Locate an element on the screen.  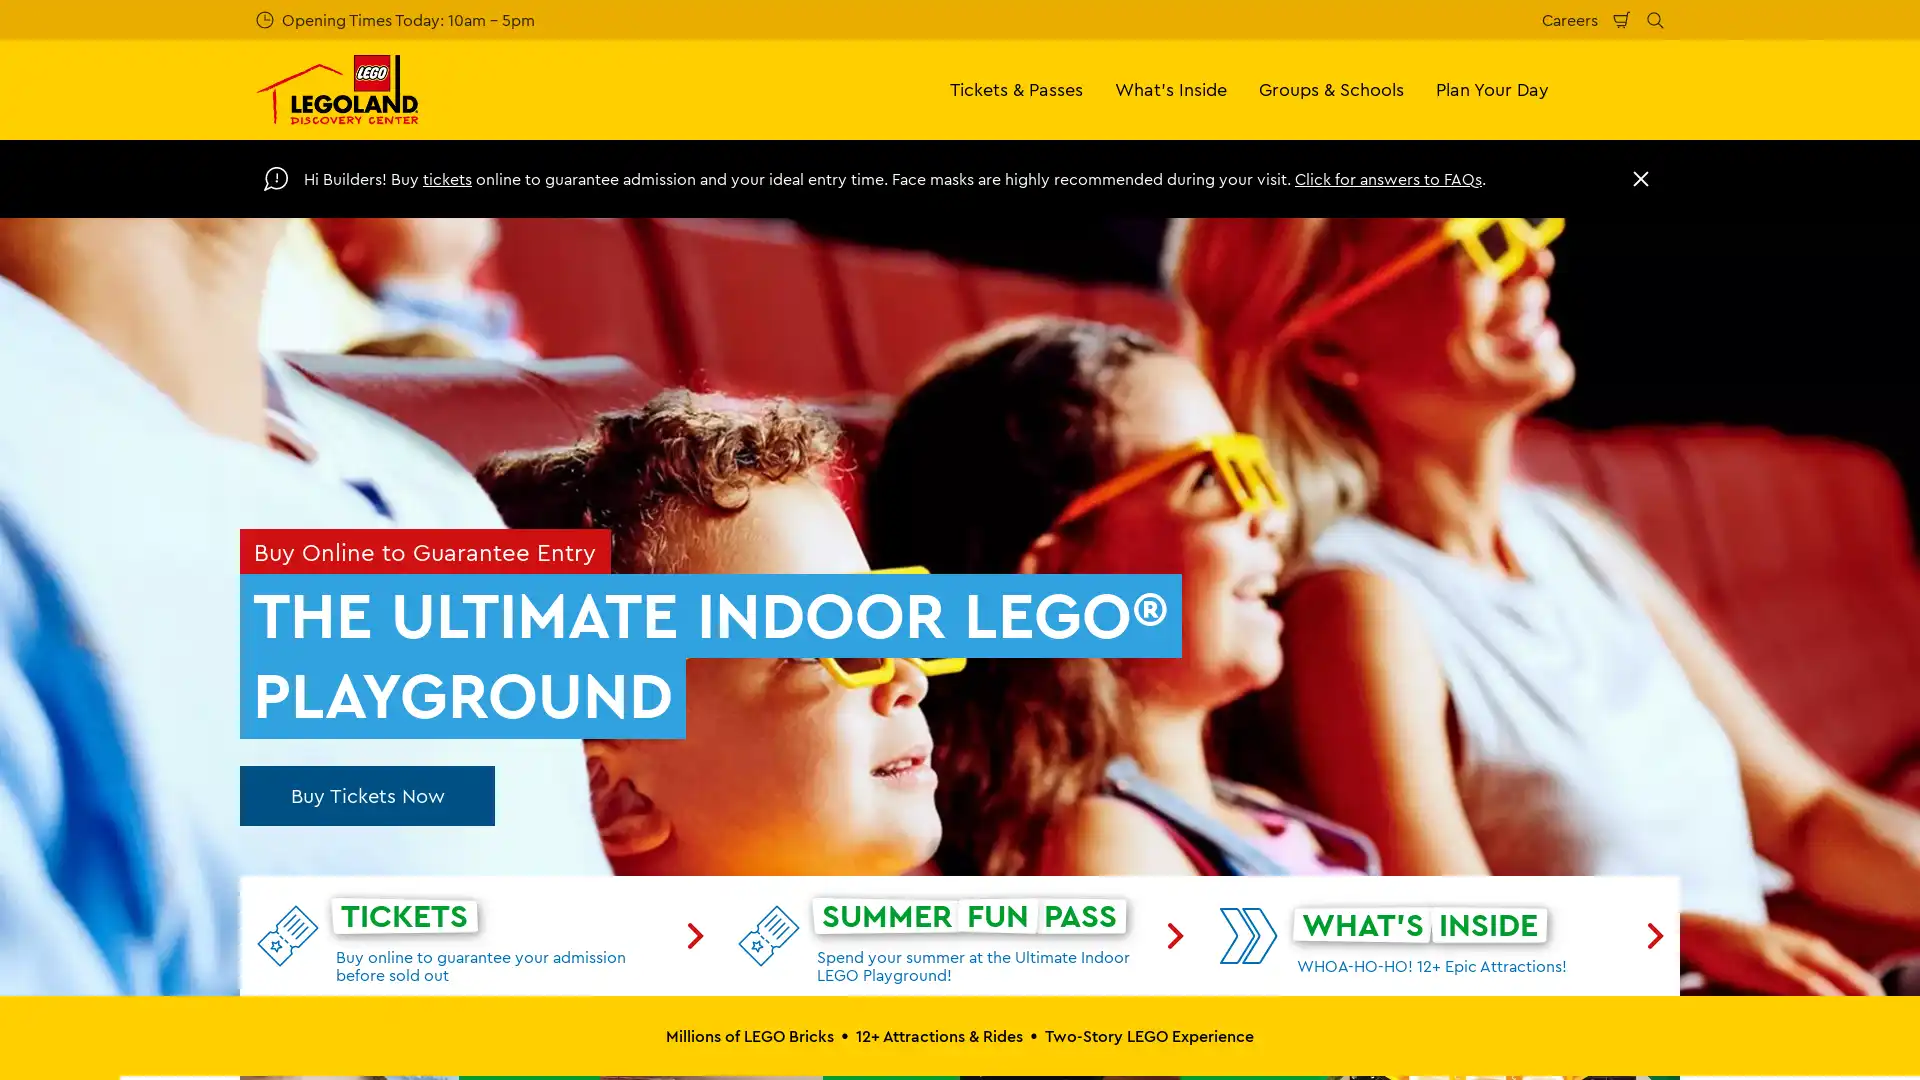
Shopping Cart is located at coordinates (1622, 19).